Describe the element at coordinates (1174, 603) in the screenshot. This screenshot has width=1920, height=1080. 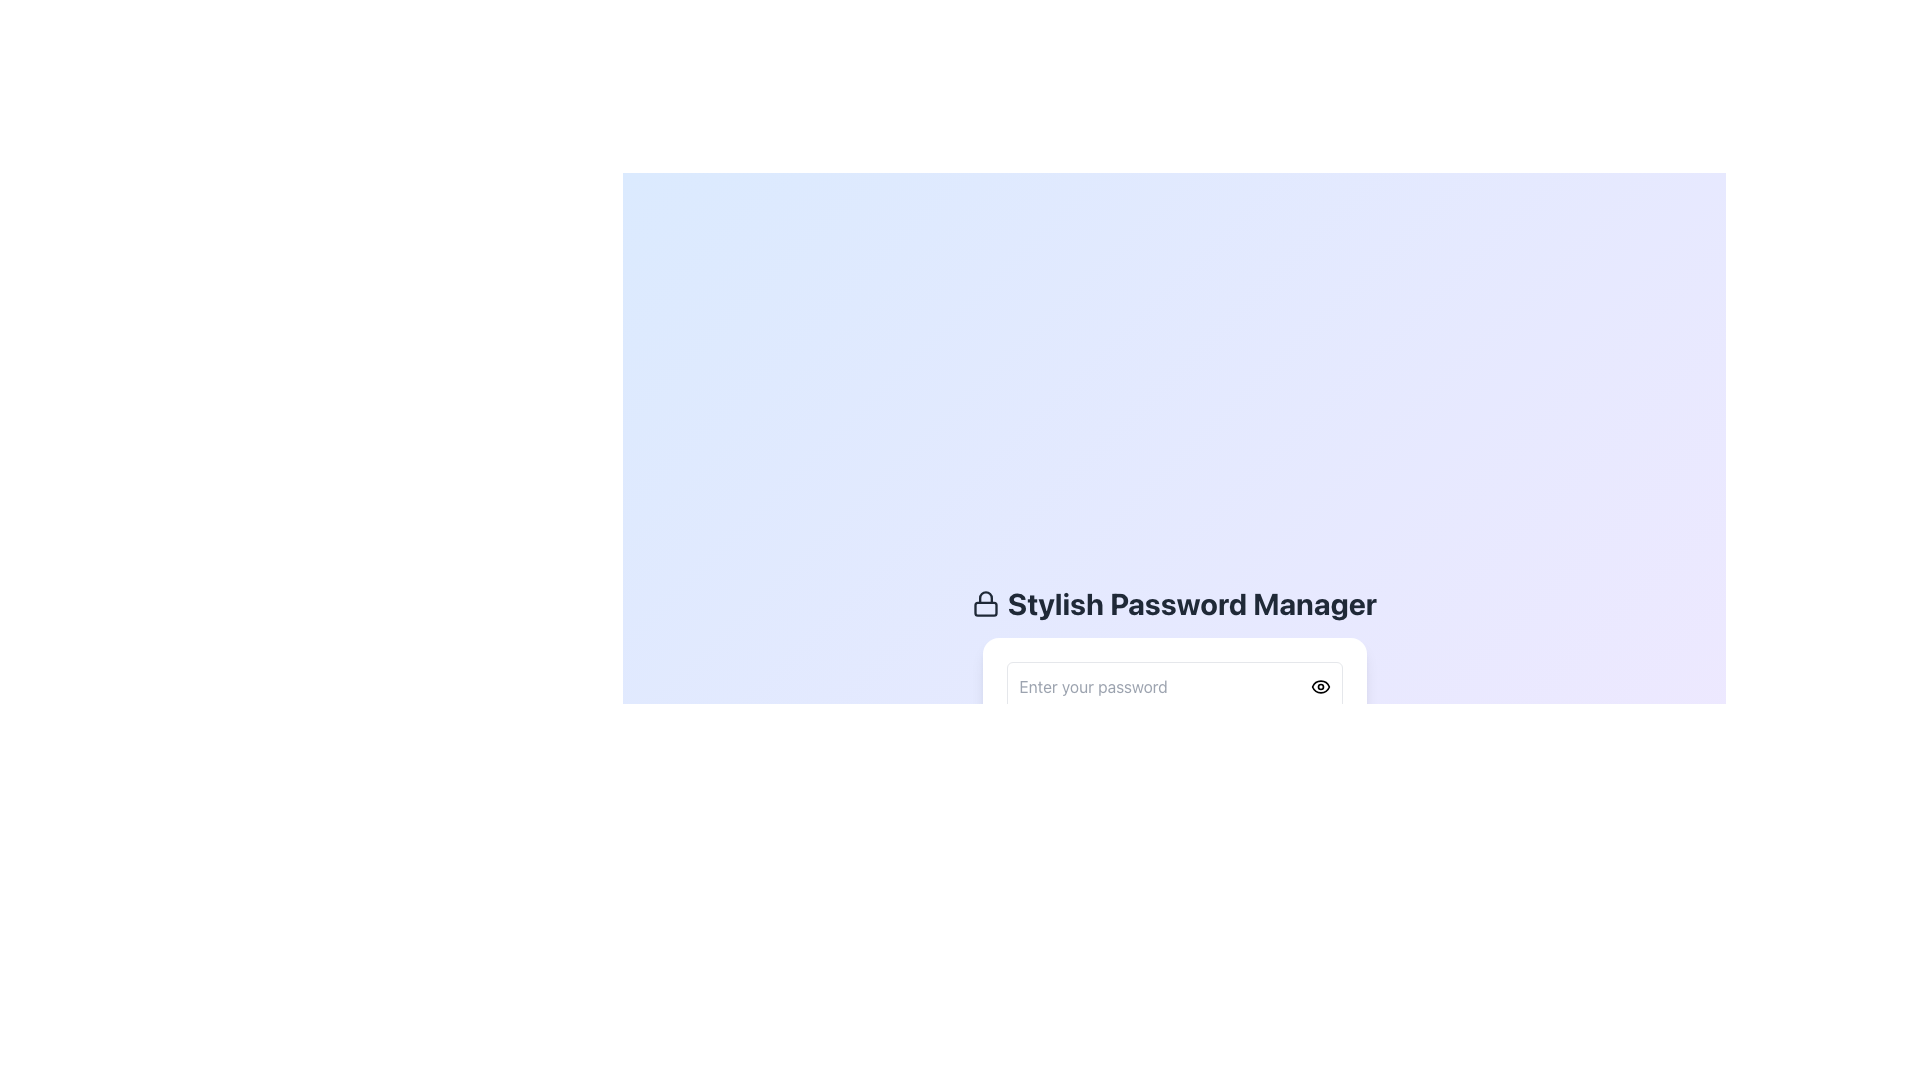
I see `the text block displaying 'Stylish Password Manager' with a lock icon from its current position` at that location.